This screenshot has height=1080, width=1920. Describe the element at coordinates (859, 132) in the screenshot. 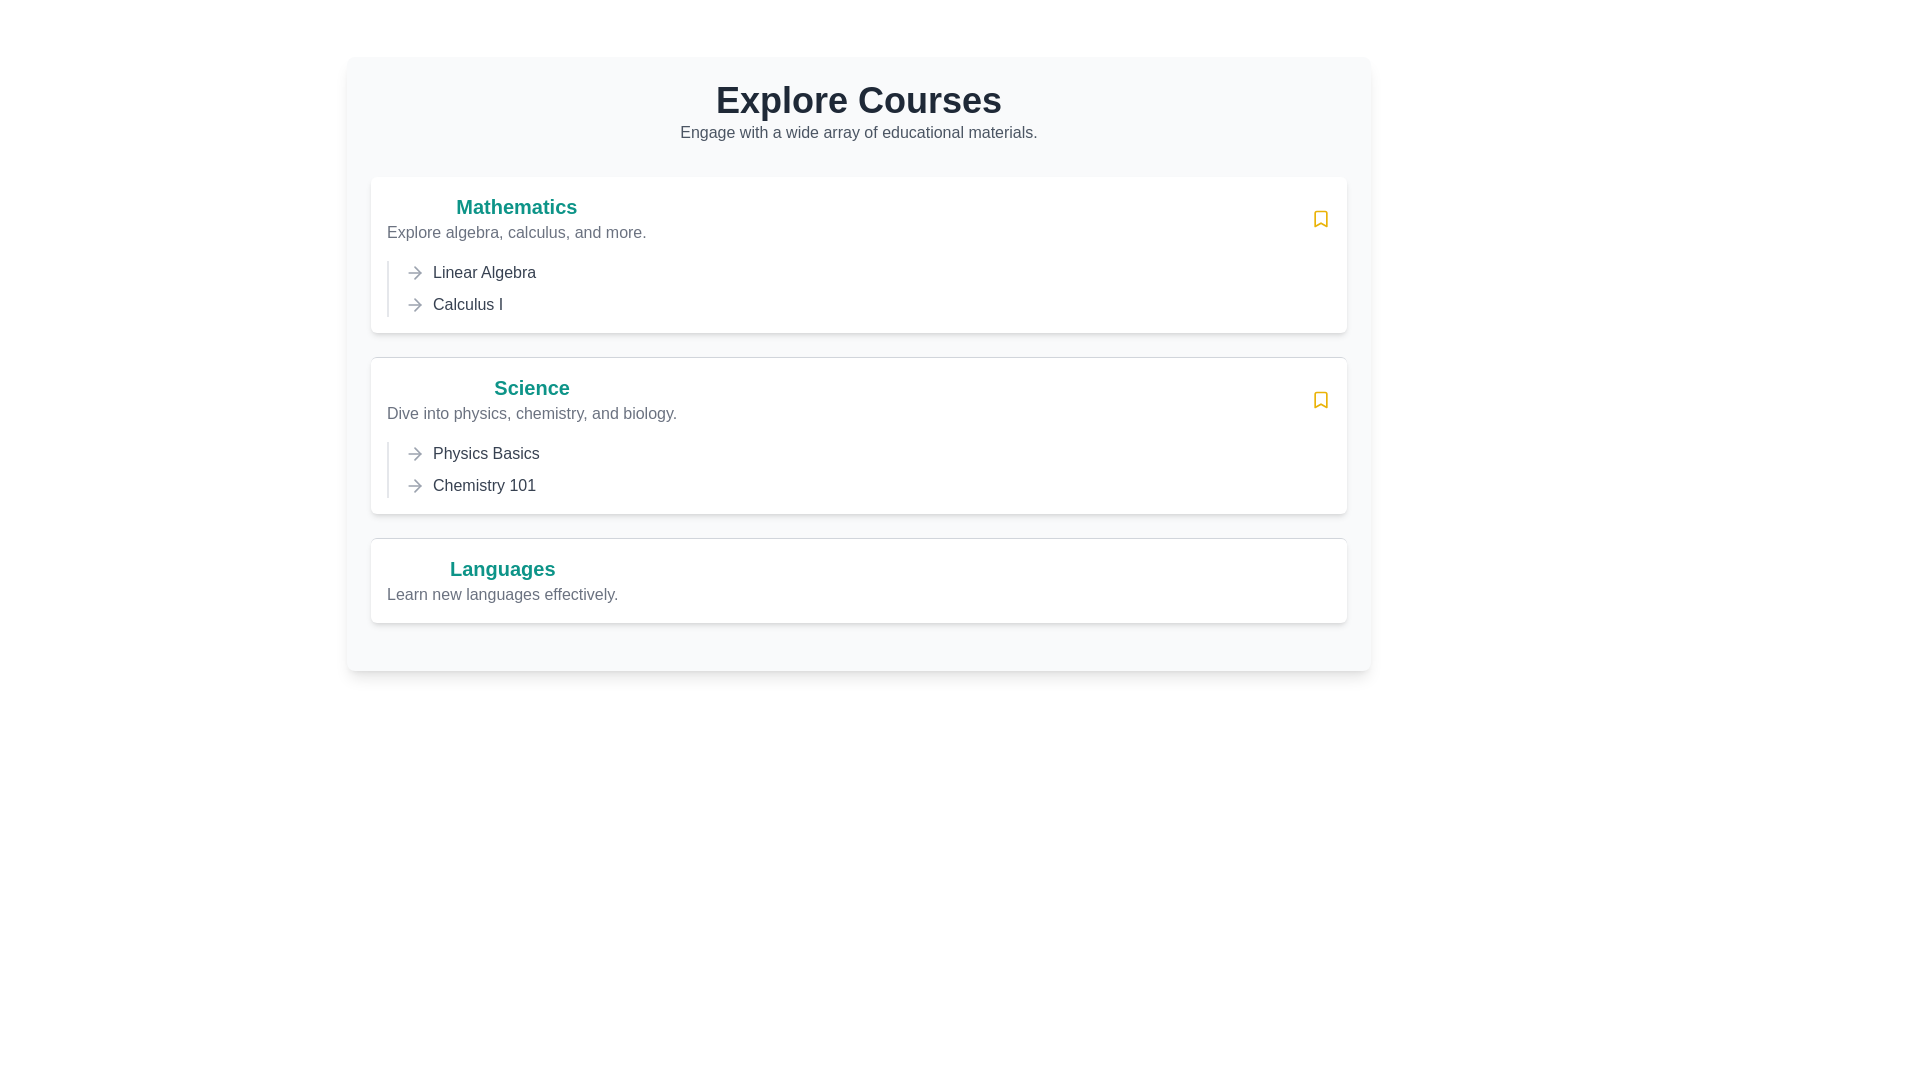

I see `description text located beneath the 'Explore Courses' heading, which serves as additional context for the courses listed below` at that location.